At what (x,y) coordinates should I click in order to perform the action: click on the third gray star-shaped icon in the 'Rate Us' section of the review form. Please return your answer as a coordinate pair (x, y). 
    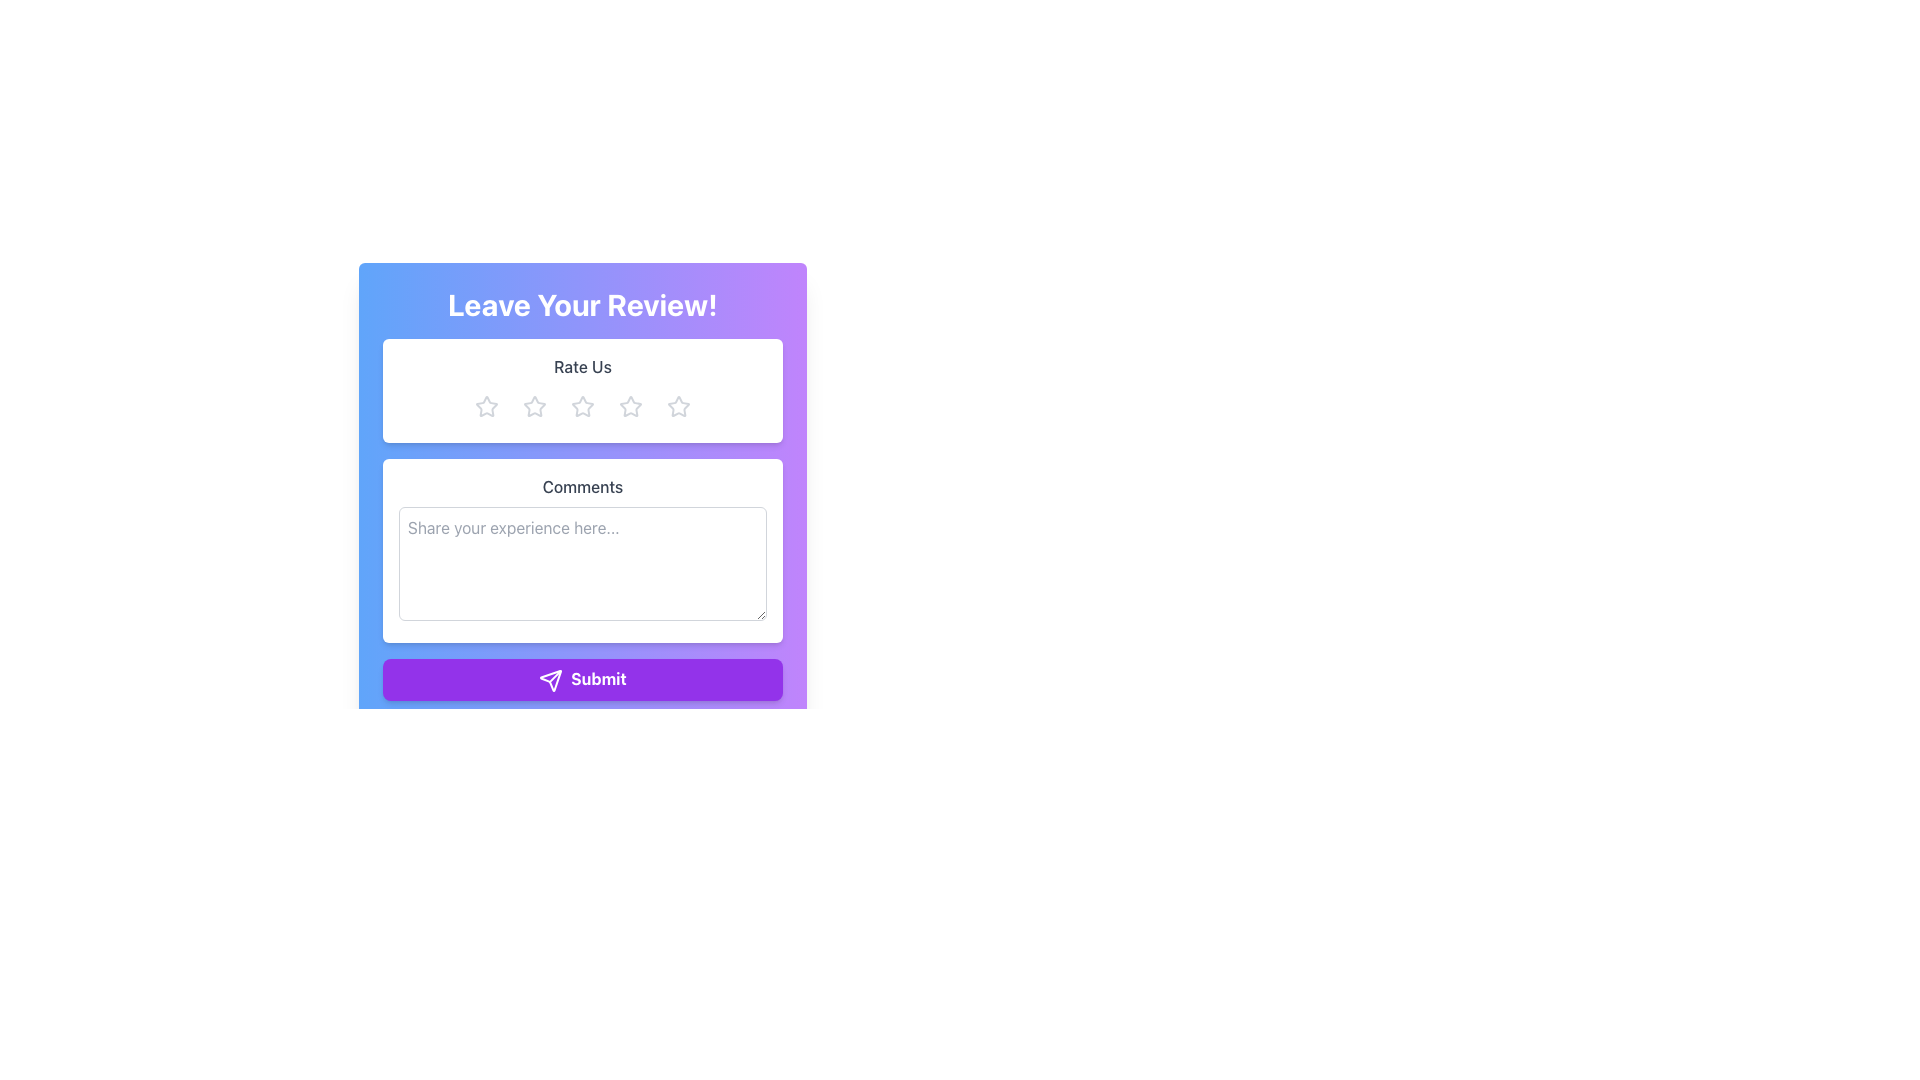
    Looking at the image, I should click on (581, 406).